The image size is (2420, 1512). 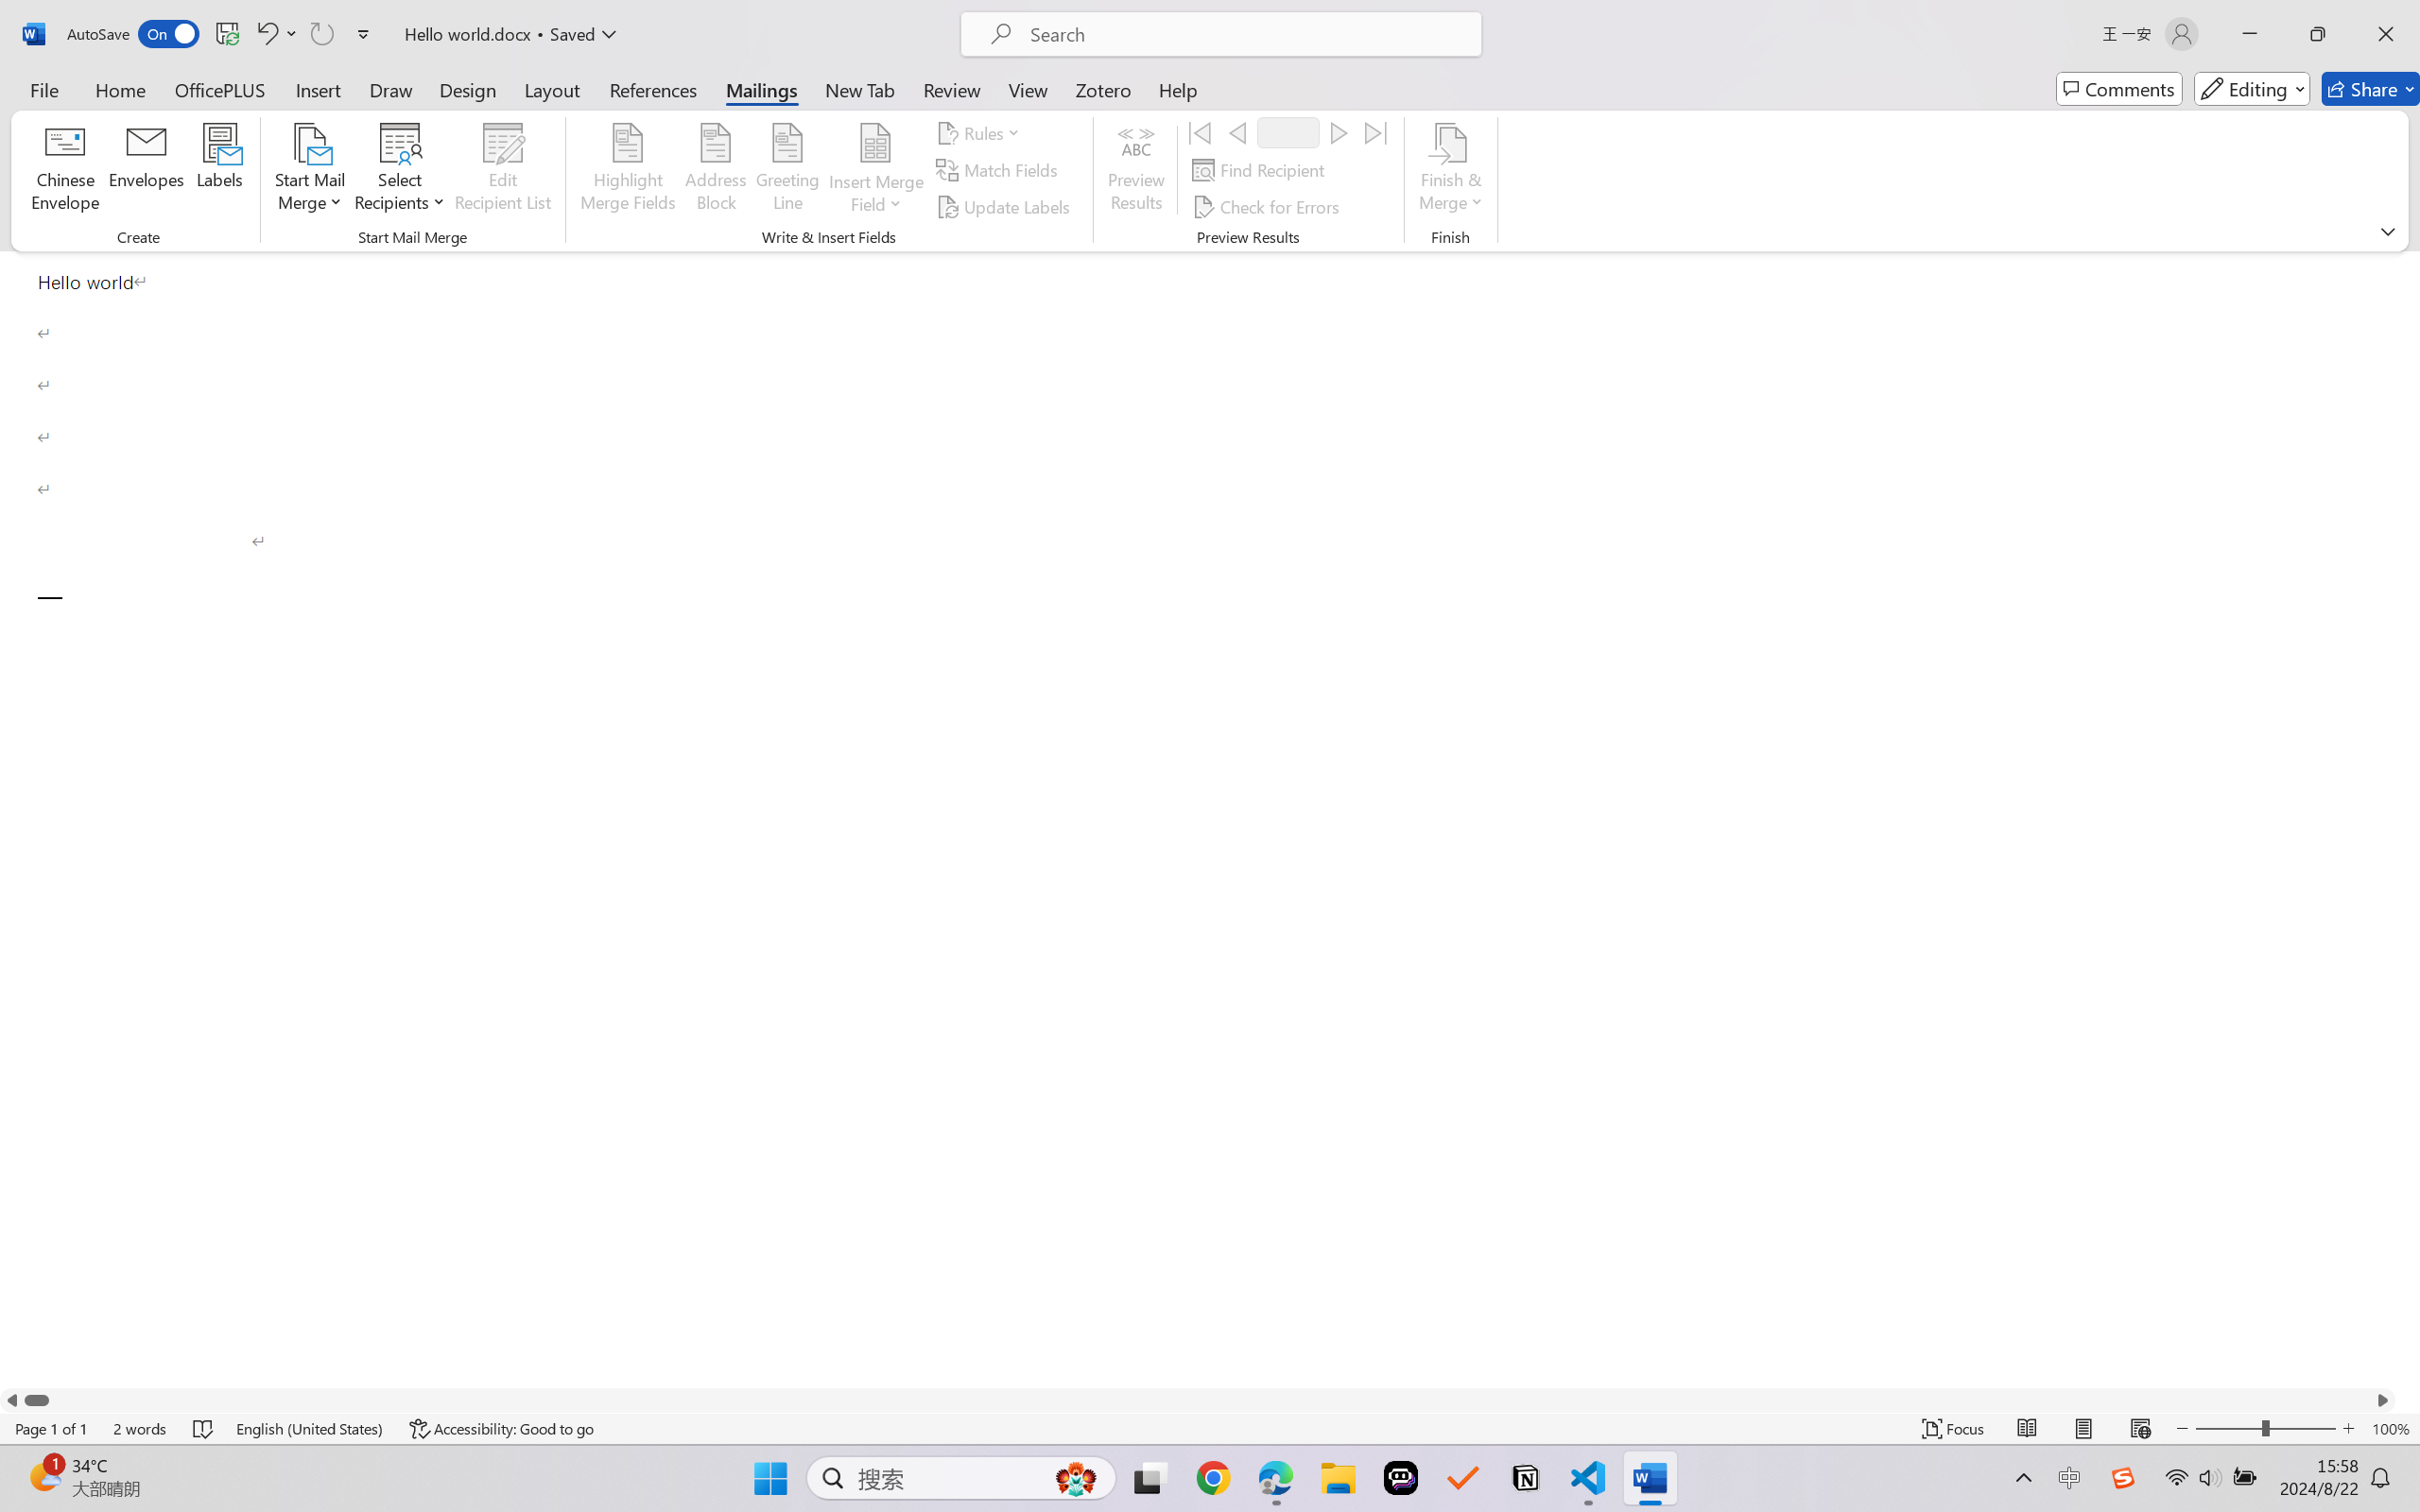 What do you see at coordinates (10, 1399) in the screenshot?
I see `'Column left'` at bounding box center [10, 1399].